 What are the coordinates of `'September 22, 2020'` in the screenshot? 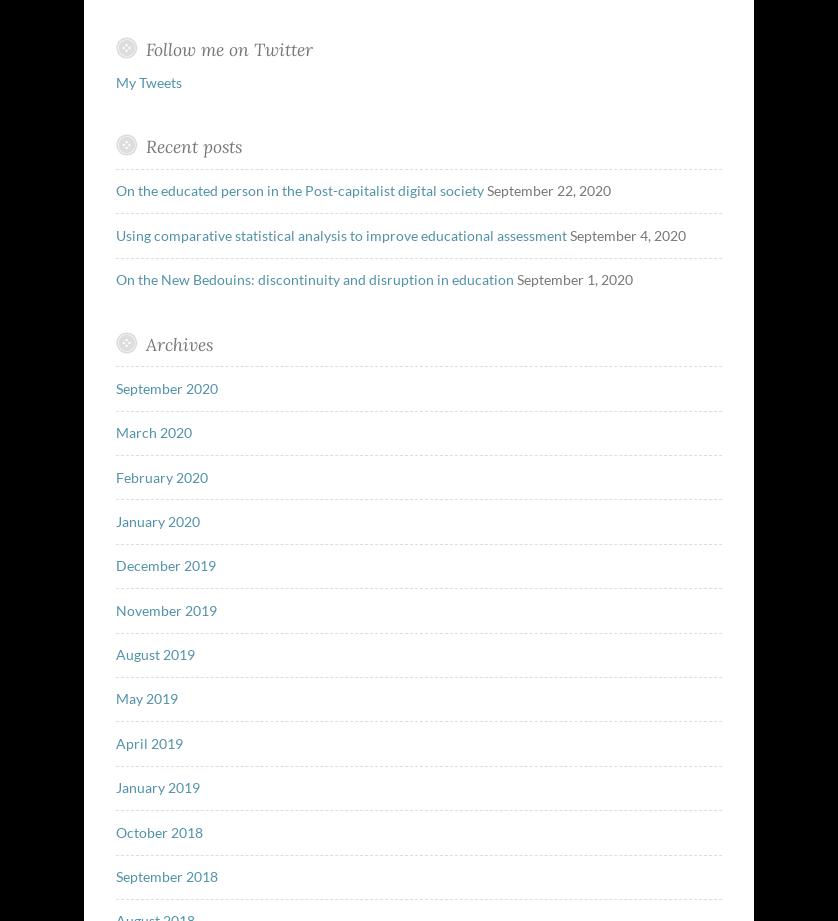 It's located at (547, 189).